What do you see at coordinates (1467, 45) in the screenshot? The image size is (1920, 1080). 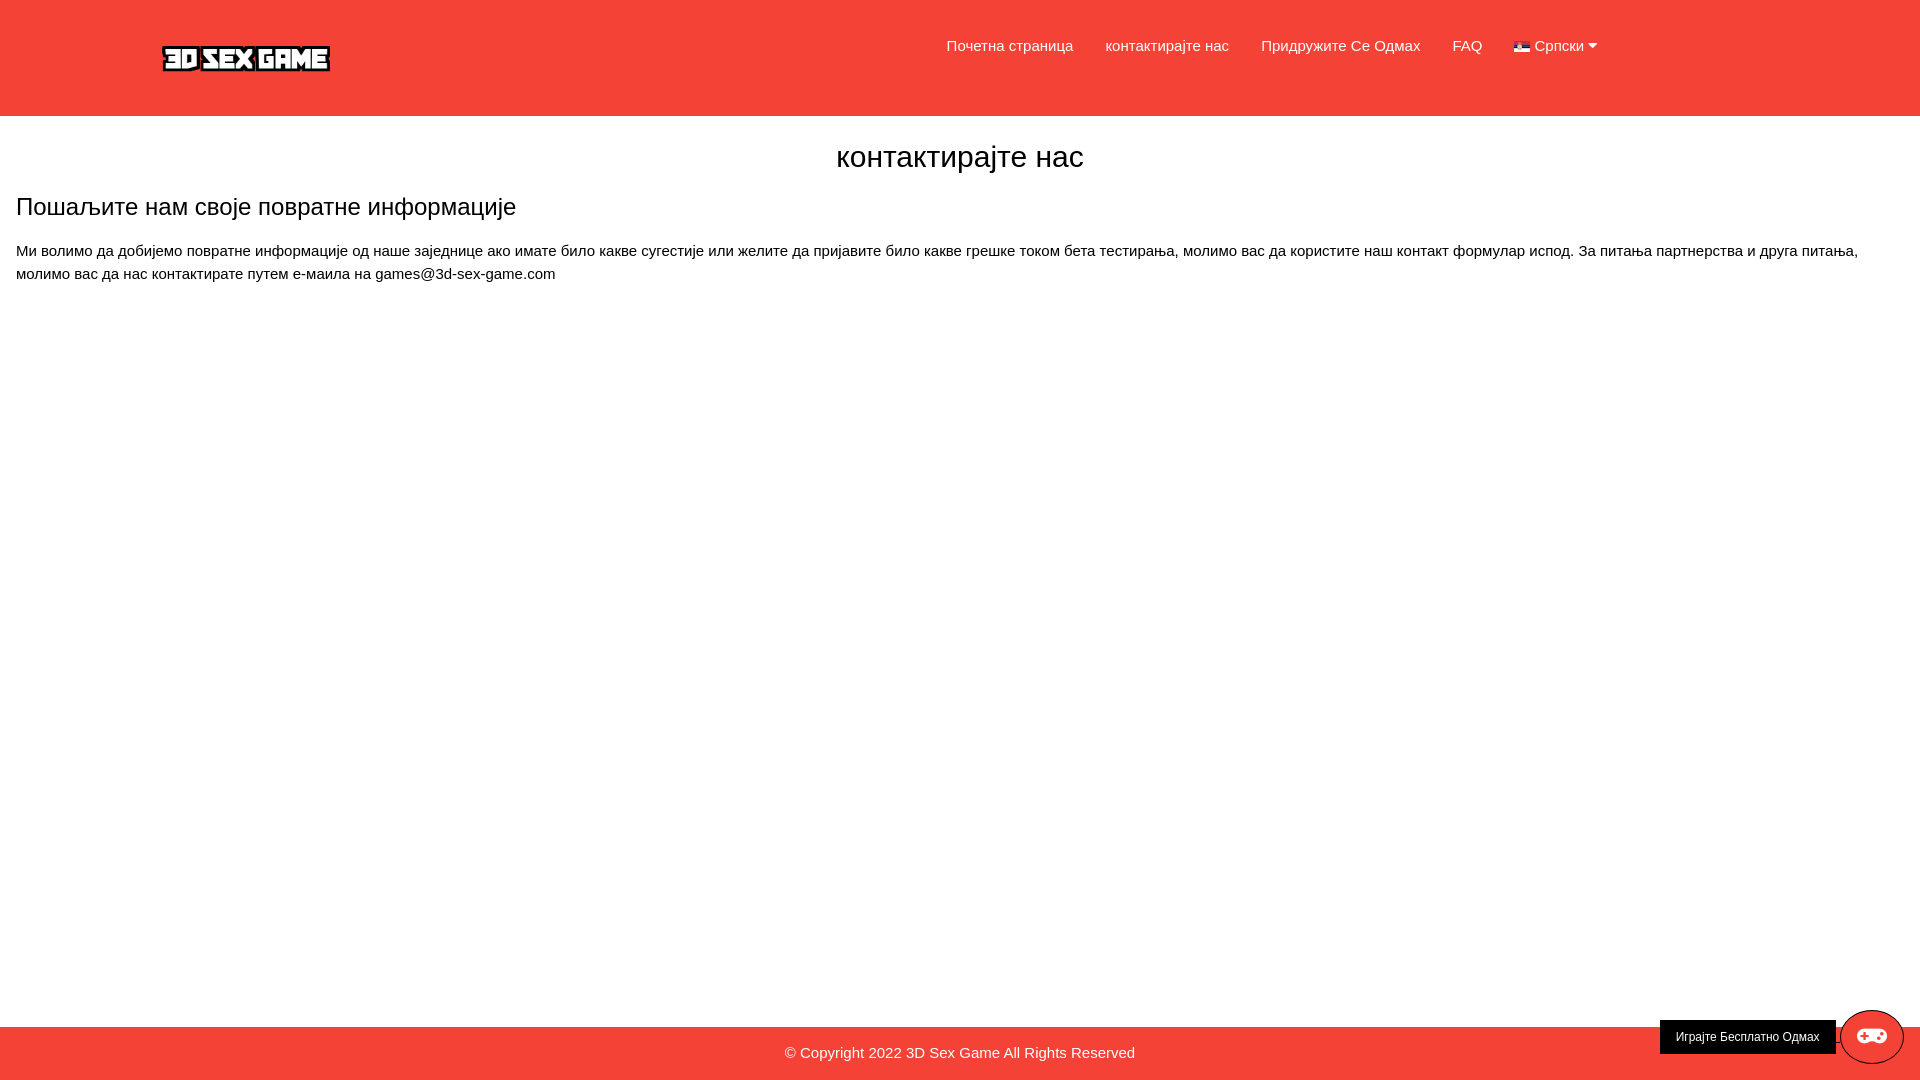 I see `'FAQ'` at bounding box center [1467, 45].